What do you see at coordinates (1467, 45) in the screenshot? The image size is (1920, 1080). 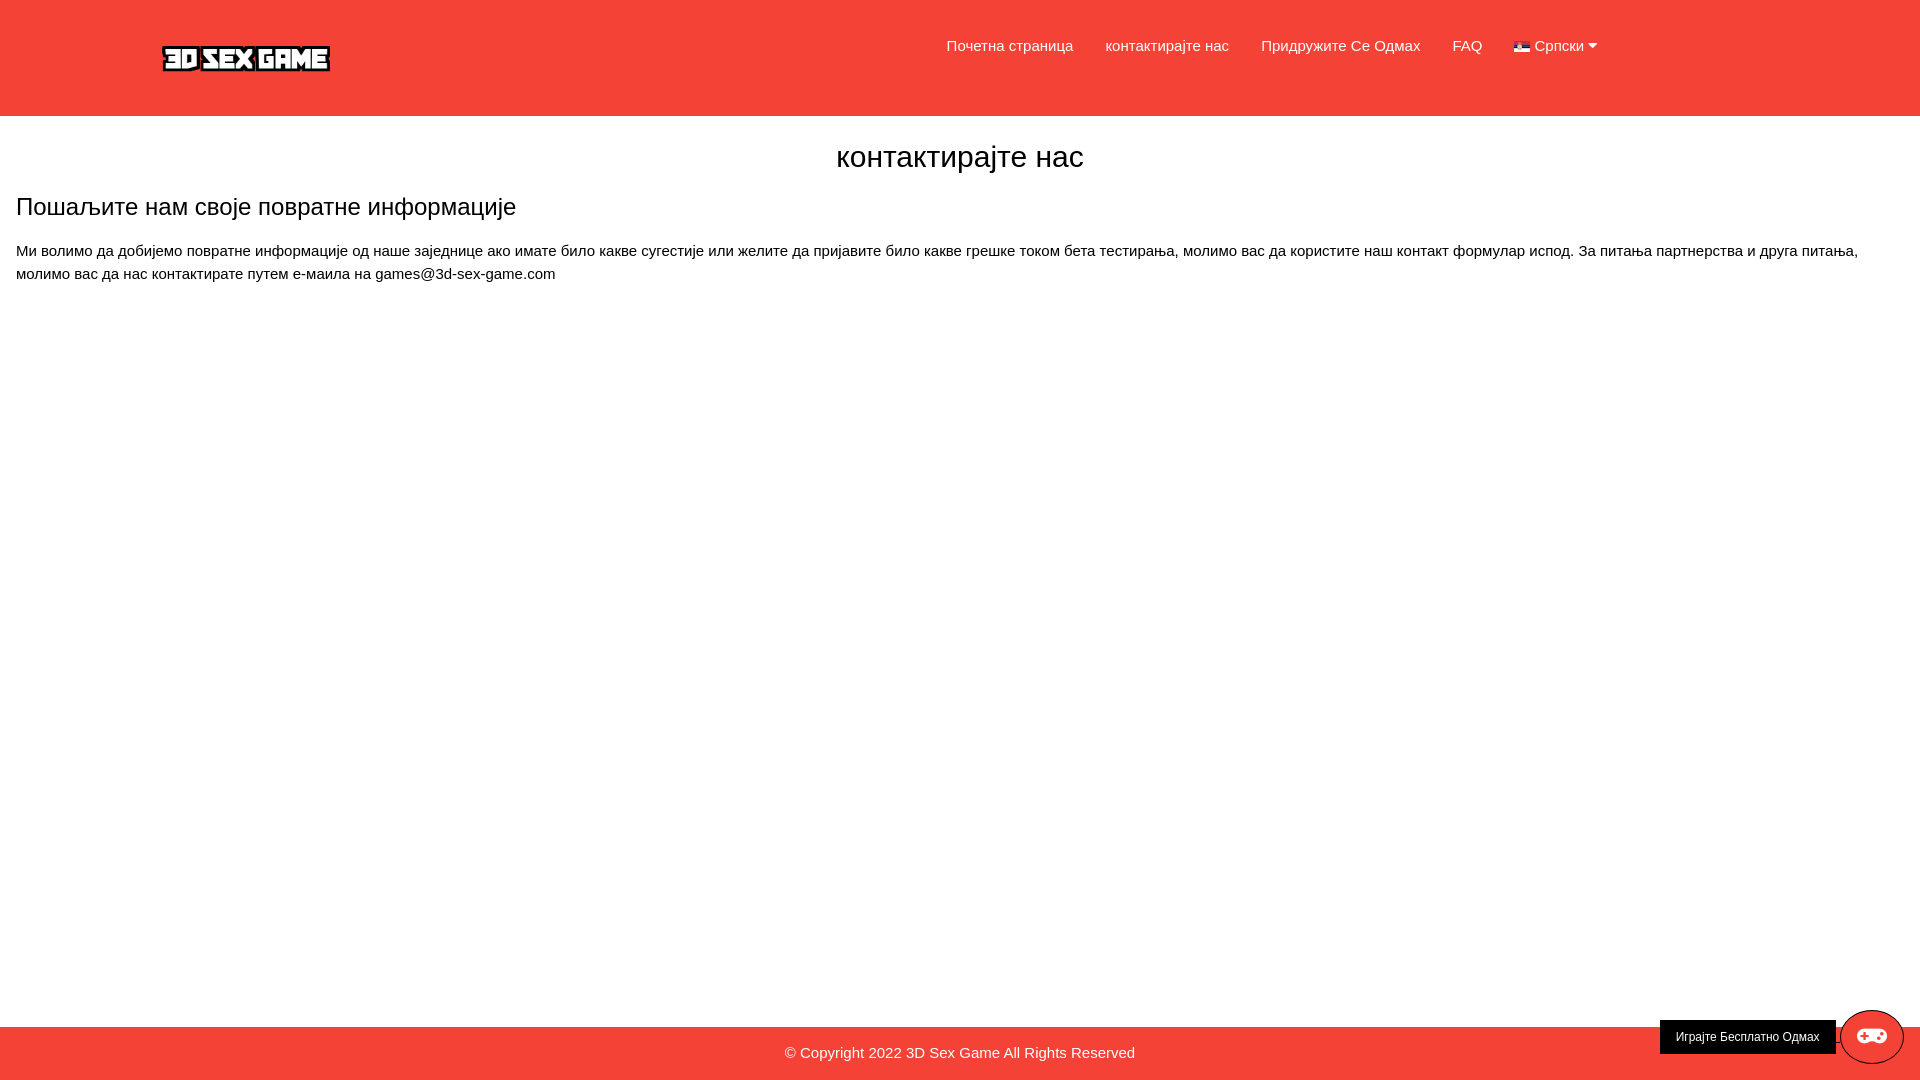 I see `'FAQ'` at bounding box center [1467, 45].